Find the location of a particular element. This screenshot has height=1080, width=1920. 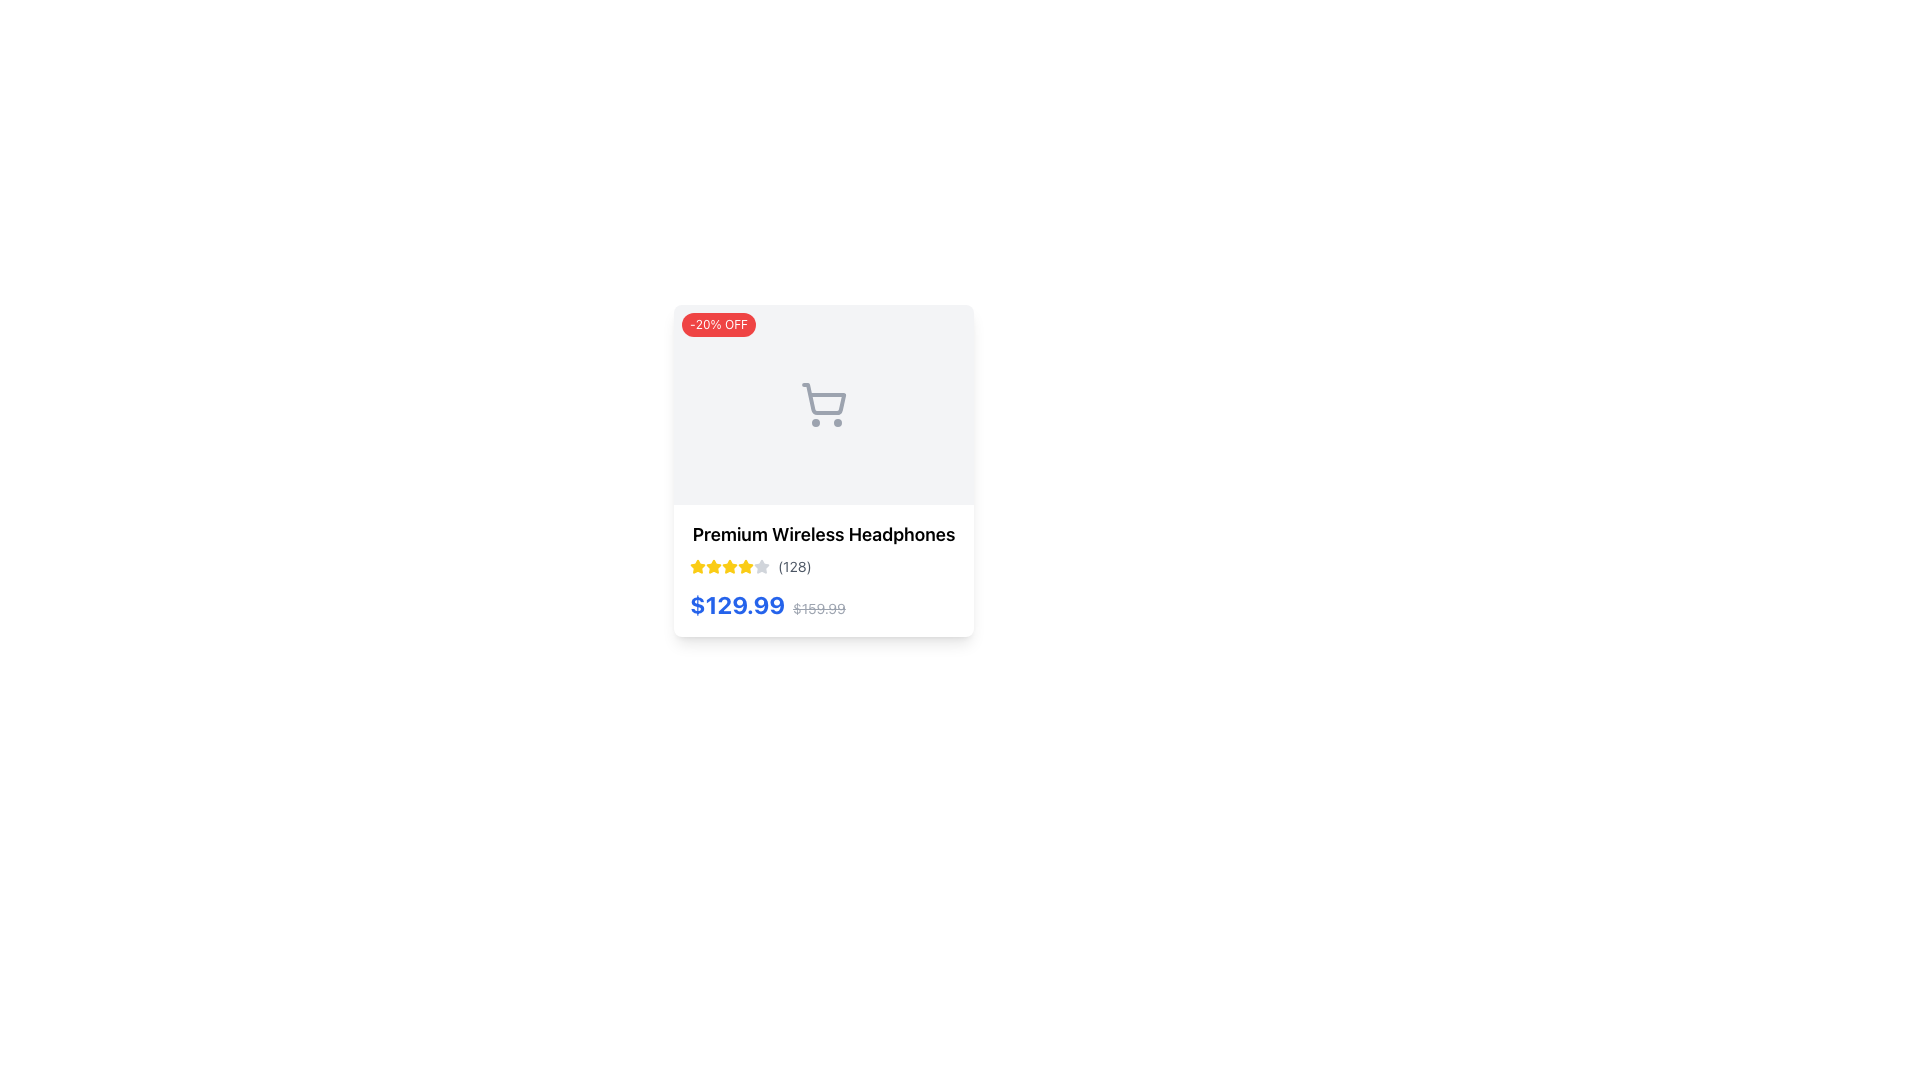

the shopping cart icon, which is a minimalistic outline design with a thin gray stroke is located at coordinates (824, 398).